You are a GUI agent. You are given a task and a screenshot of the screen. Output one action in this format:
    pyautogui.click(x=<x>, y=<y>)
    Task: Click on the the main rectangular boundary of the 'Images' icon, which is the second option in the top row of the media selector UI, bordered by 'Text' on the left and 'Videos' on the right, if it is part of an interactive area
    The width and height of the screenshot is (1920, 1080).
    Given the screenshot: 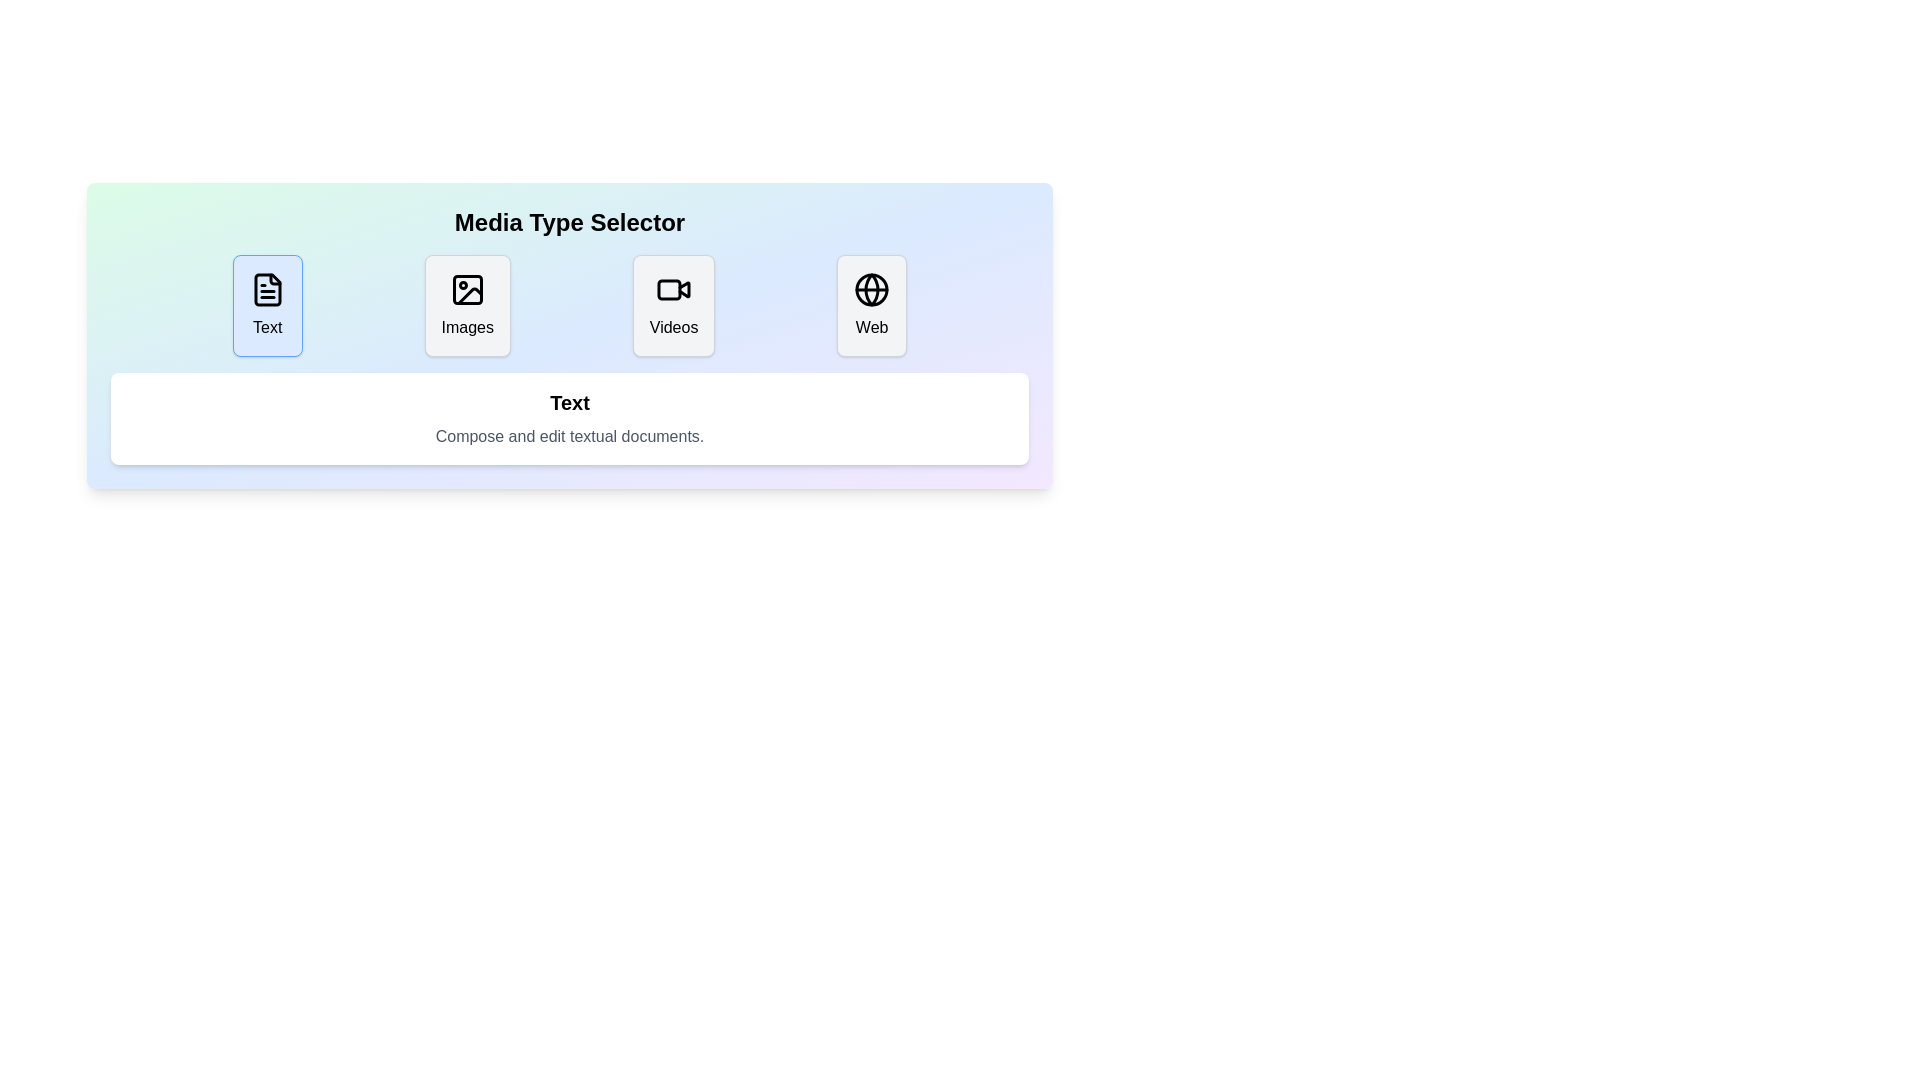 What is the action you would take?
    pyautogui.click(x=466, y=289)
    